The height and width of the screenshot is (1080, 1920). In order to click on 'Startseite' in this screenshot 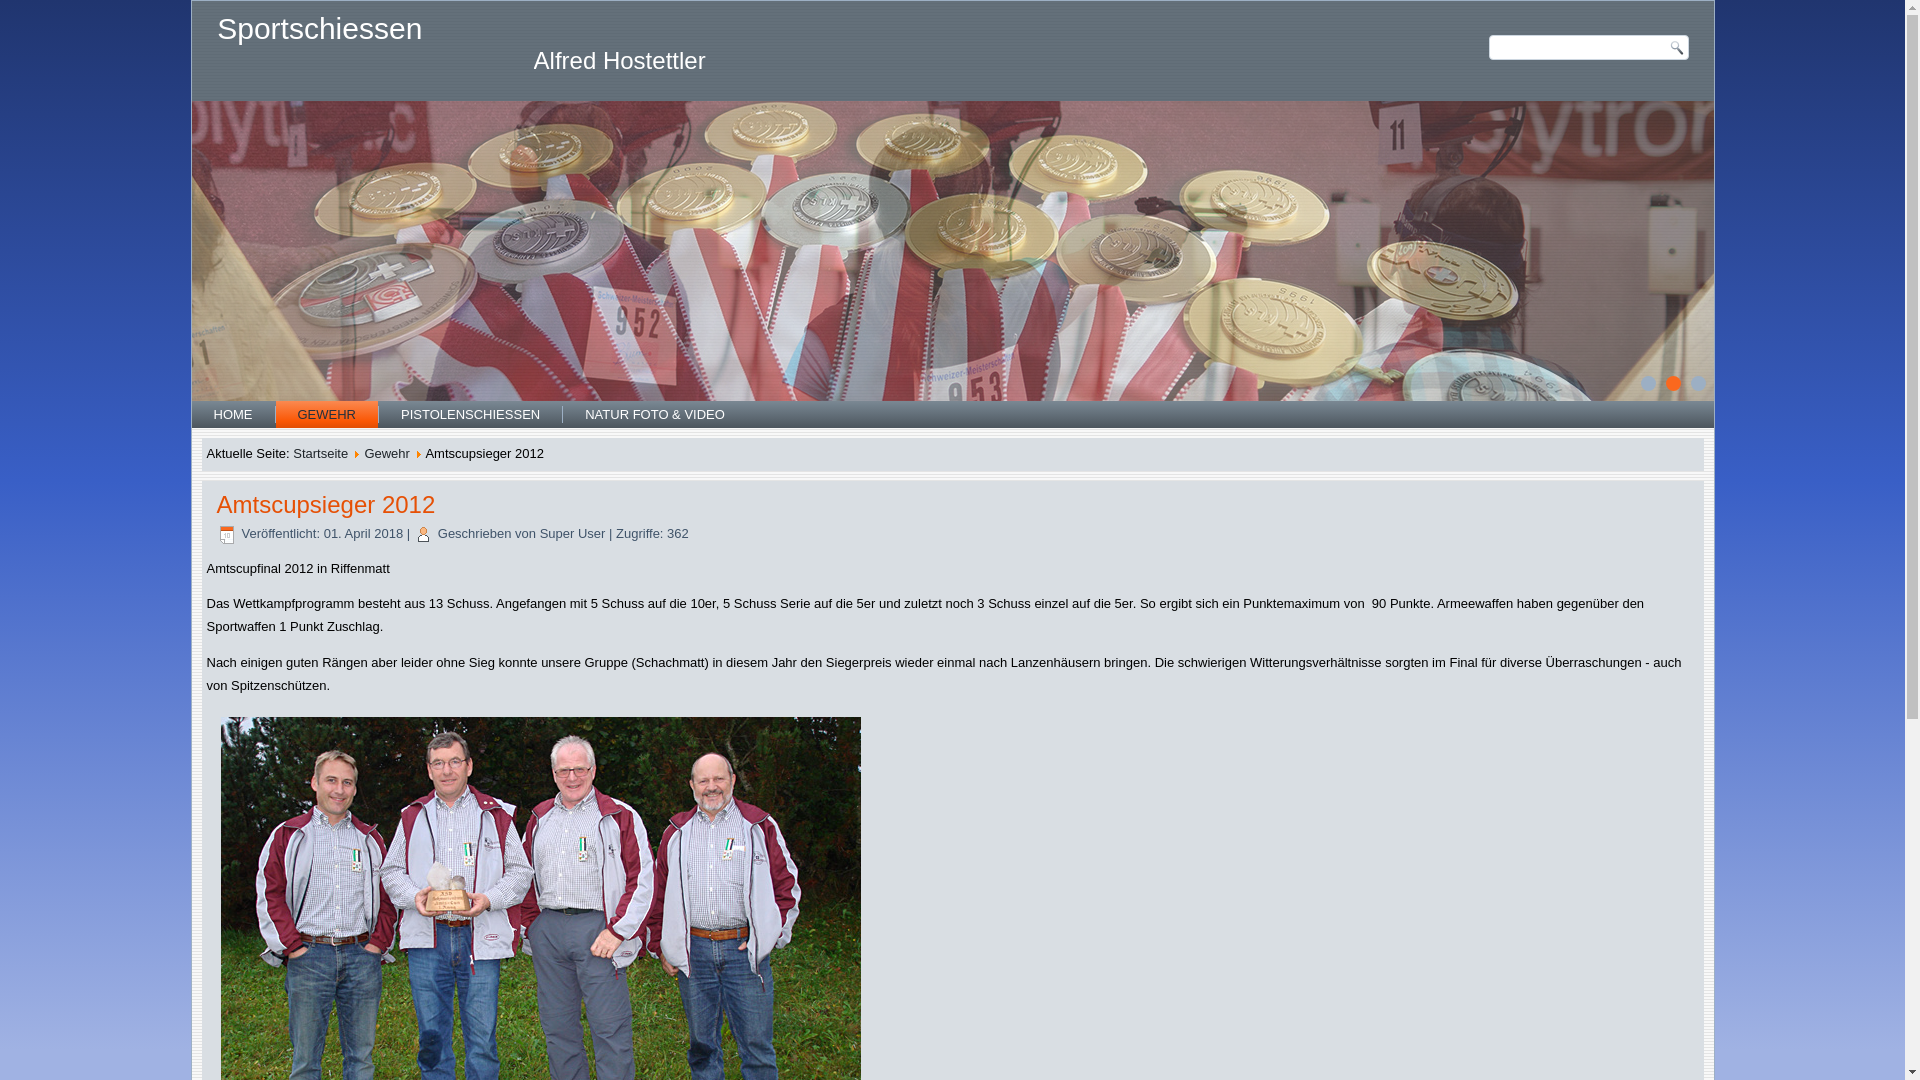, I will do `click(320, 453)`.